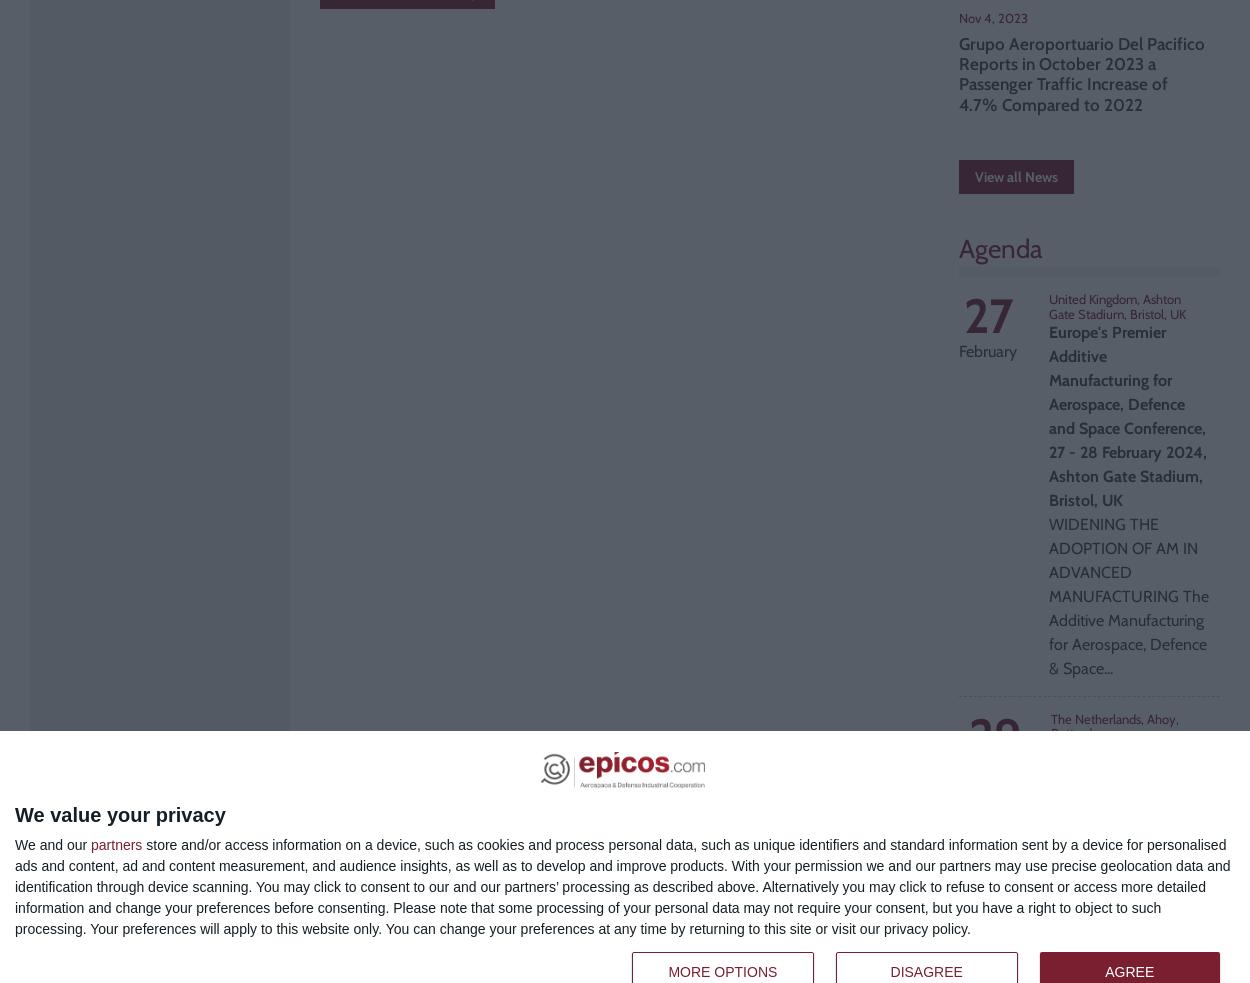  Describe the element at coordinates (1016, 177) in the screenshot. I see `'View all News'` at that location.